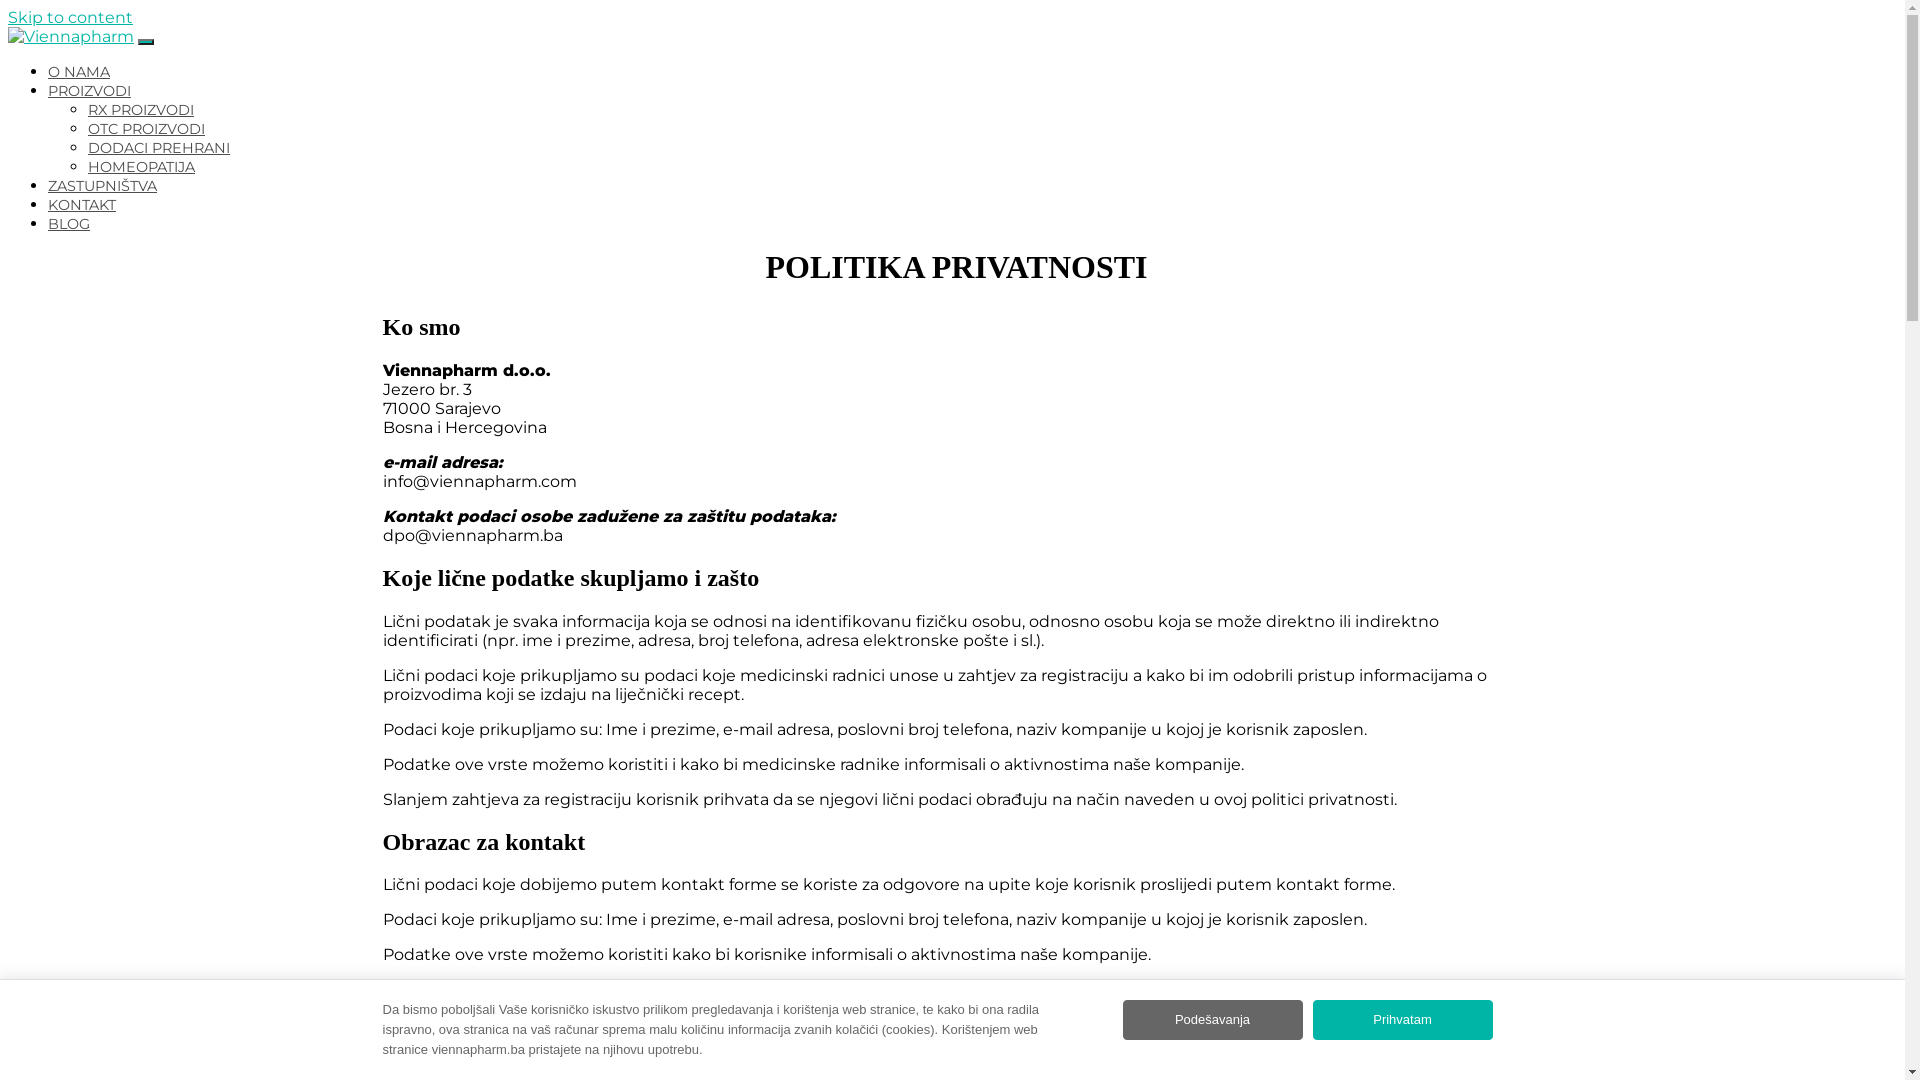 The image size is (1920, 1080). I want to click on 'RX PROIZVODI', so click(139, 110).